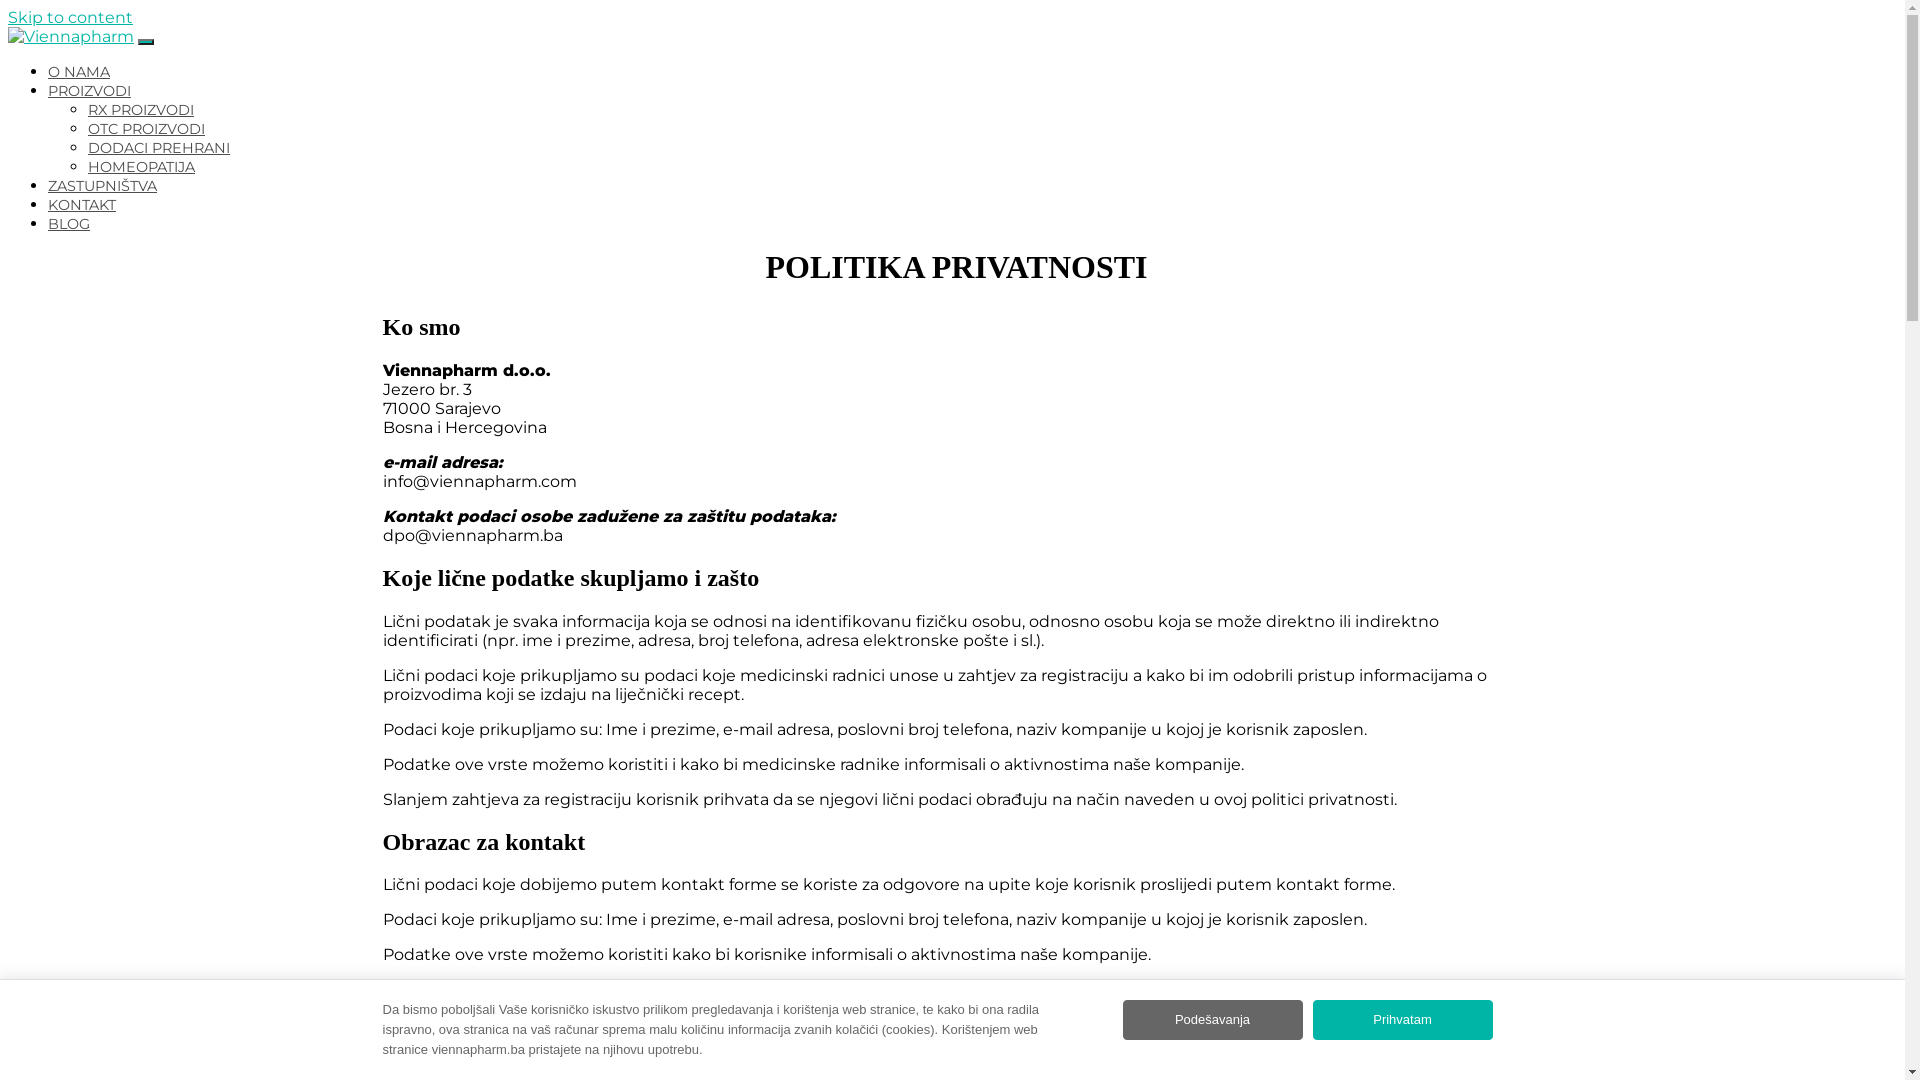 The image size is (1920, 1080). I want to click on 'RX PROIZVODI', so click(139, 110).